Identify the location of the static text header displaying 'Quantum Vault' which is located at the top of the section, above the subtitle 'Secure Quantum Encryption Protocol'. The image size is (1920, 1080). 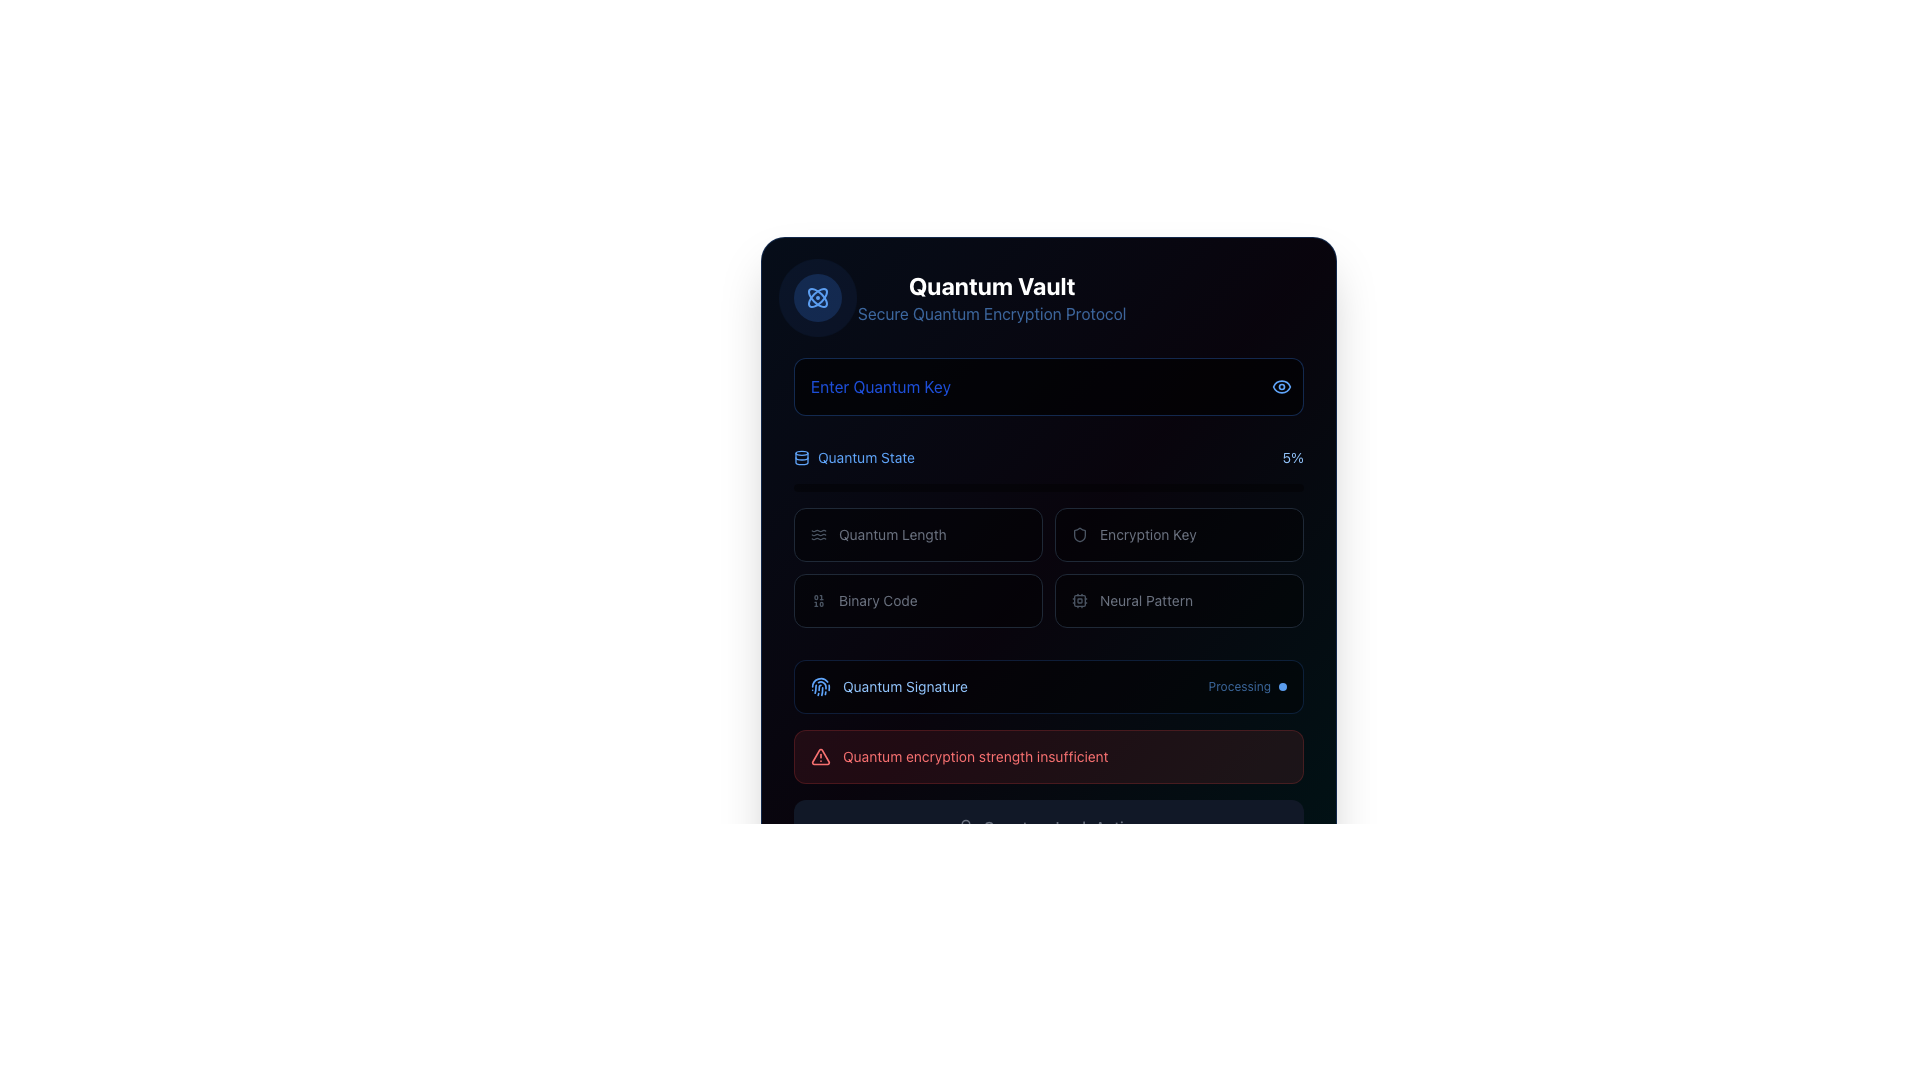
(992, 285).